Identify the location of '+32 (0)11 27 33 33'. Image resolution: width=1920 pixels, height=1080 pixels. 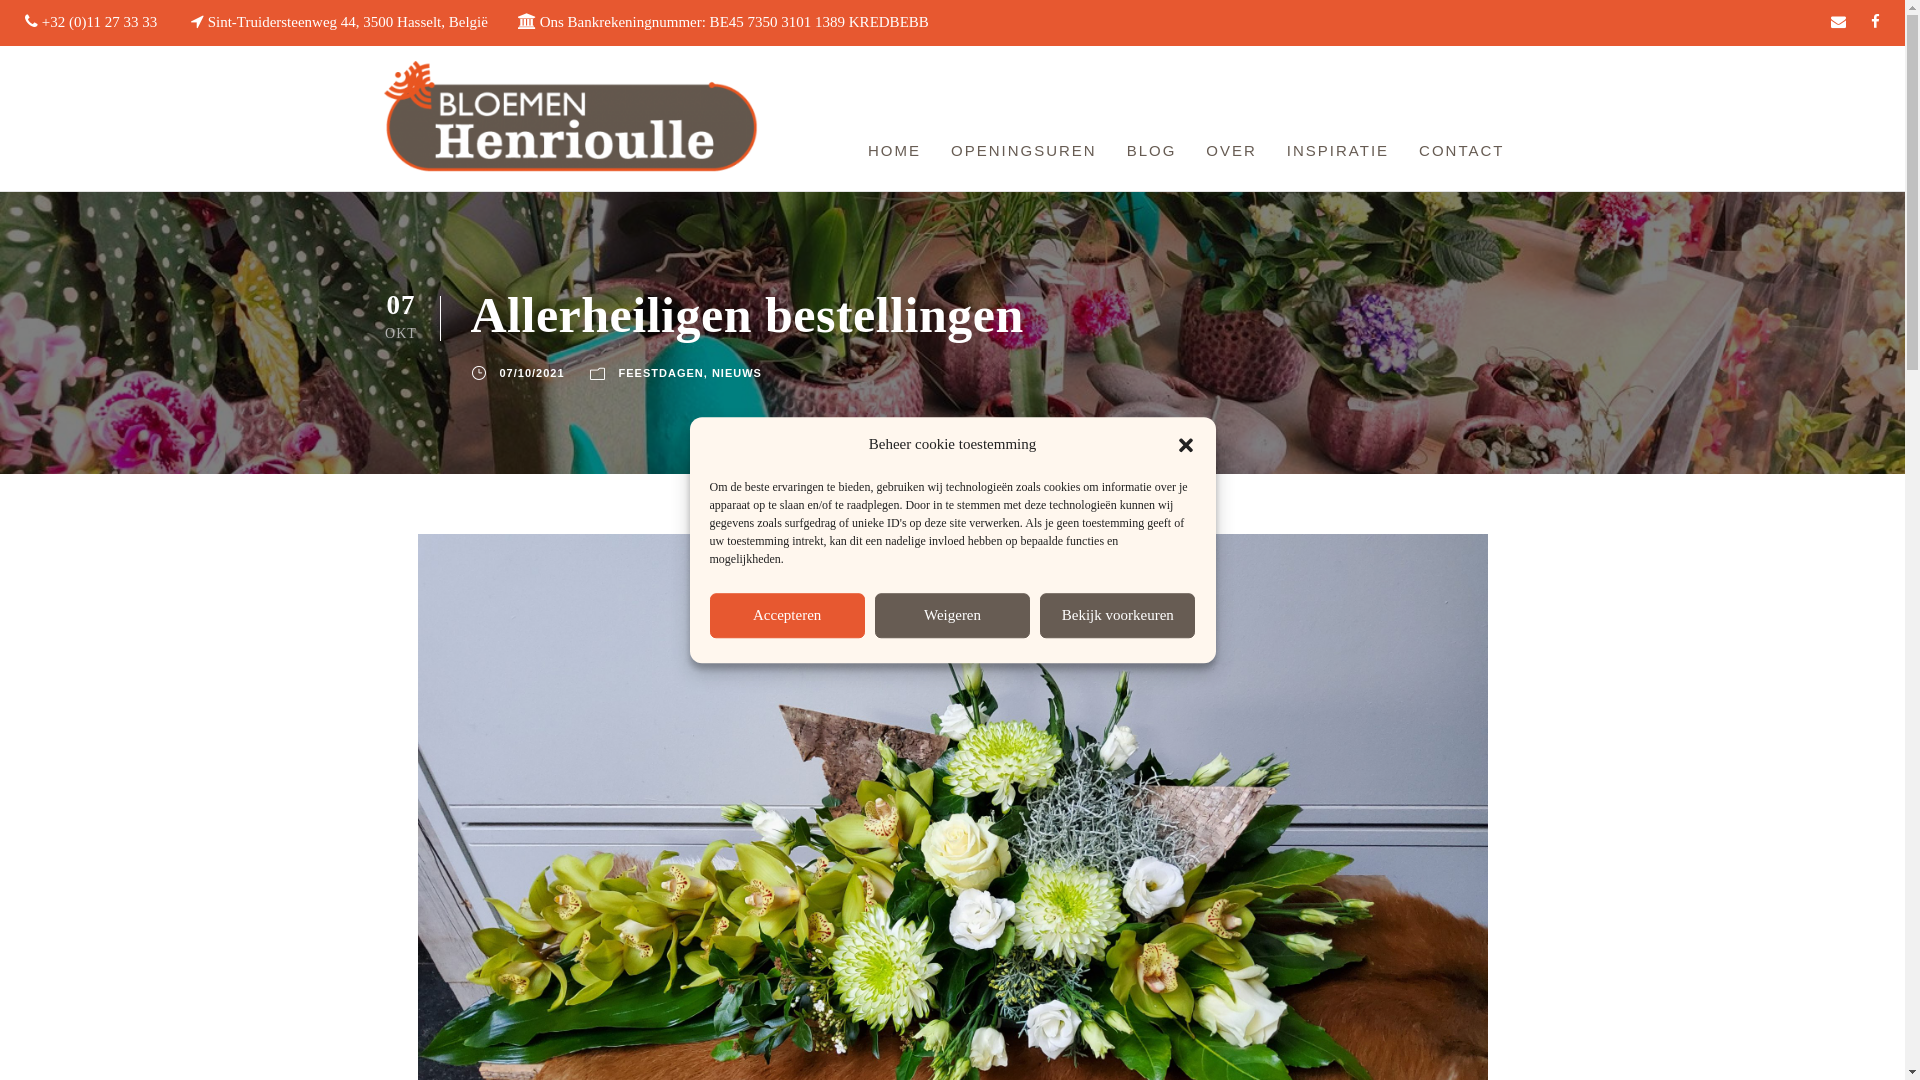
(98, 22).